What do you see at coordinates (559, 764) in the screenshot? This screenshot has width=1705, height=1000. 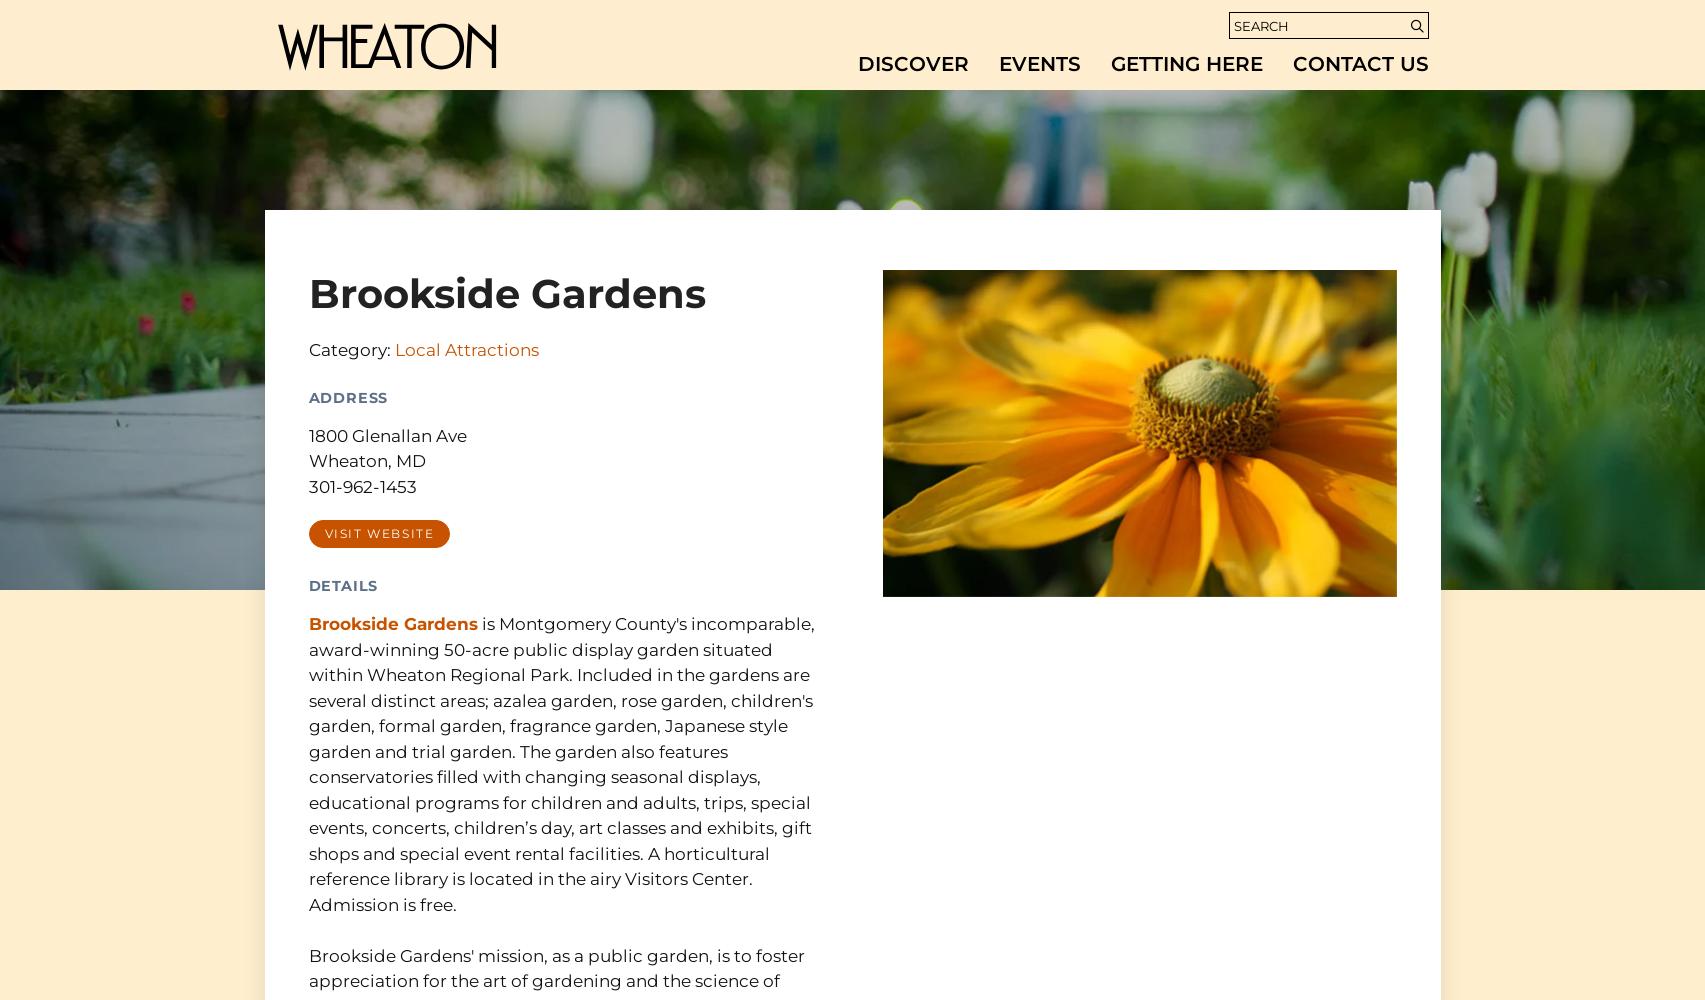 I see `'is Montgomery County's incomparable, award-winning 50-acre public display garden situated within Wheaton Regional Park. Included in the gardens are several distinct areas; azalea garden, rose garden, children's garden, formal garden, fragrance garden, Japanese style garden and trial garden. The garden also features conservatories filled with changing seasonal displays, educational programs for children and adults, trips, special events, concerts, children’s day, art classes and exhibits, gift shops and special event rental facilities. A horticultural reference library is located in the airy Visitors Center. Admission is free.'` at bounding box center [559, 764].